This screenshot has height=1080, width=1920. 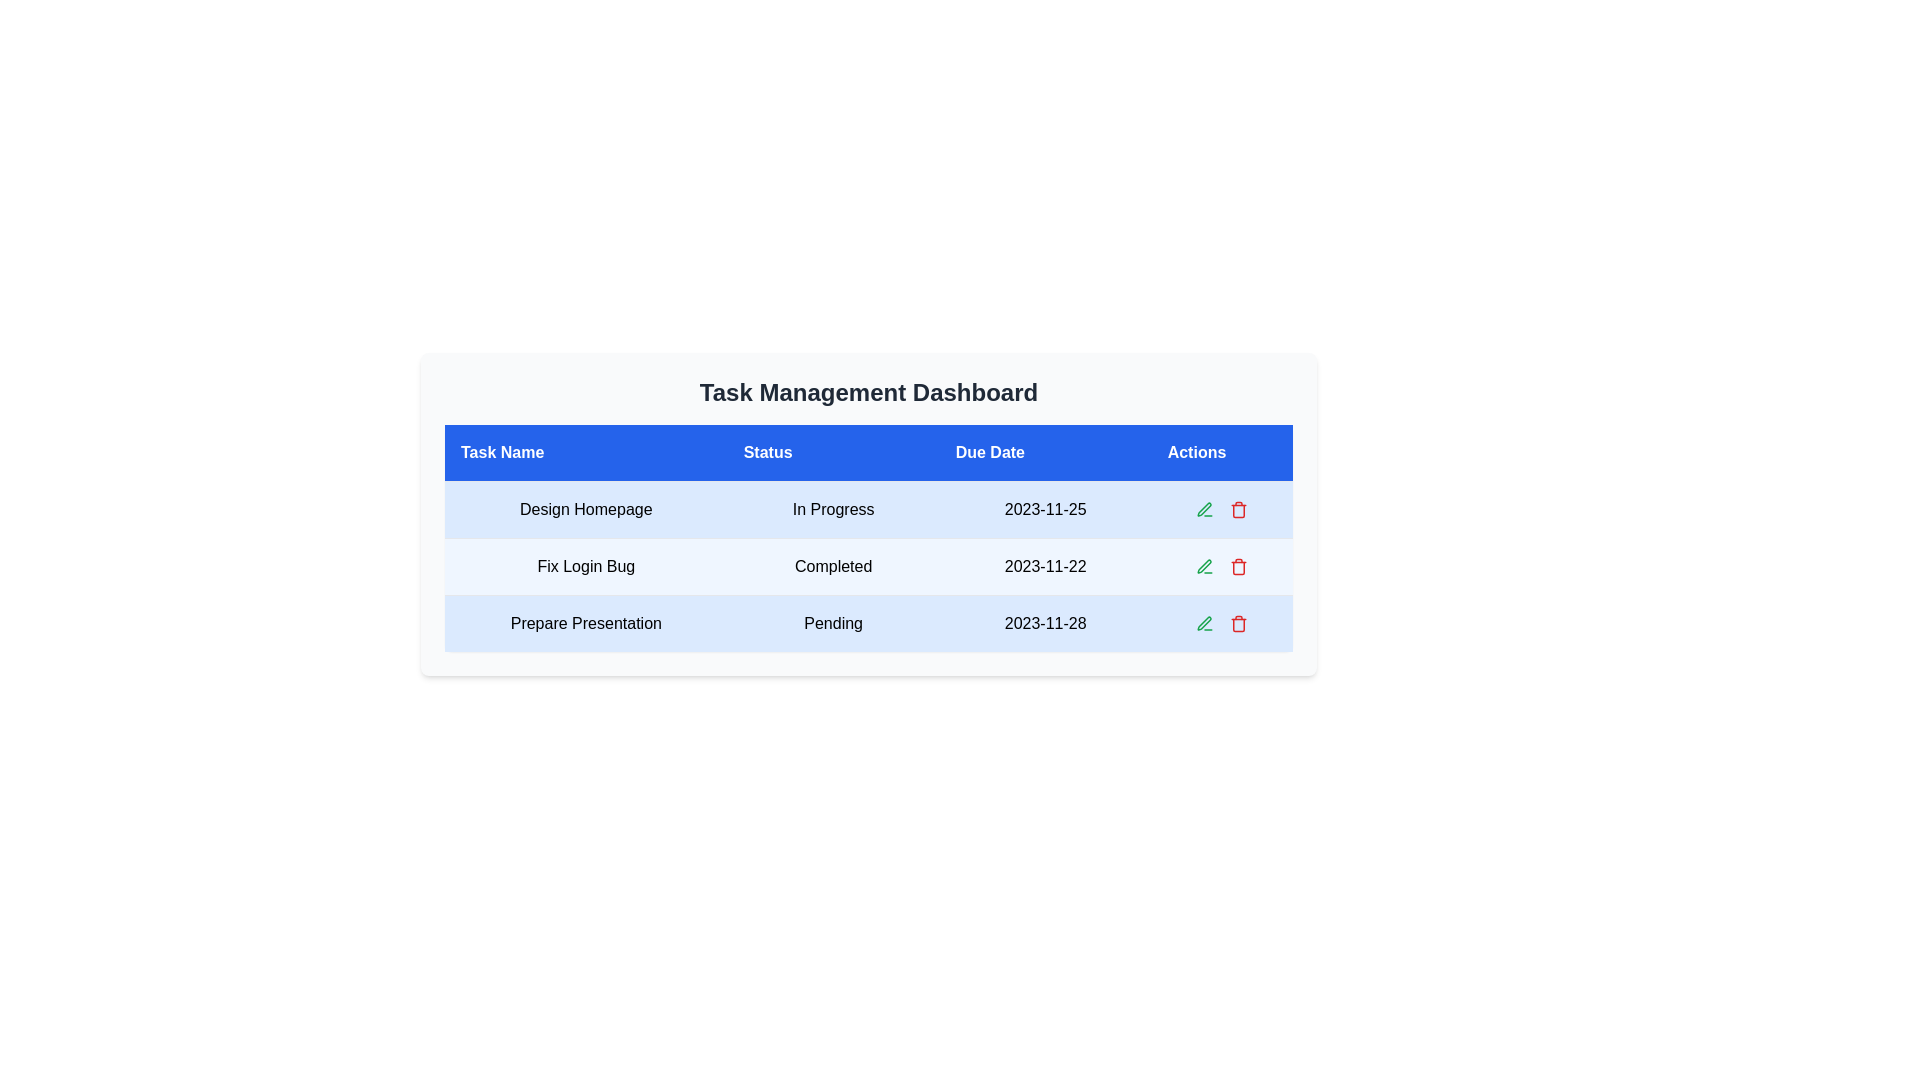 What do you see at coordinates (585, 622) in the screenshot?
I see `the static text label identifying the task 'Prepare Presentation' in the task management table, located in the third row under the 'Task Name' column` at bounding box center [585, 622].